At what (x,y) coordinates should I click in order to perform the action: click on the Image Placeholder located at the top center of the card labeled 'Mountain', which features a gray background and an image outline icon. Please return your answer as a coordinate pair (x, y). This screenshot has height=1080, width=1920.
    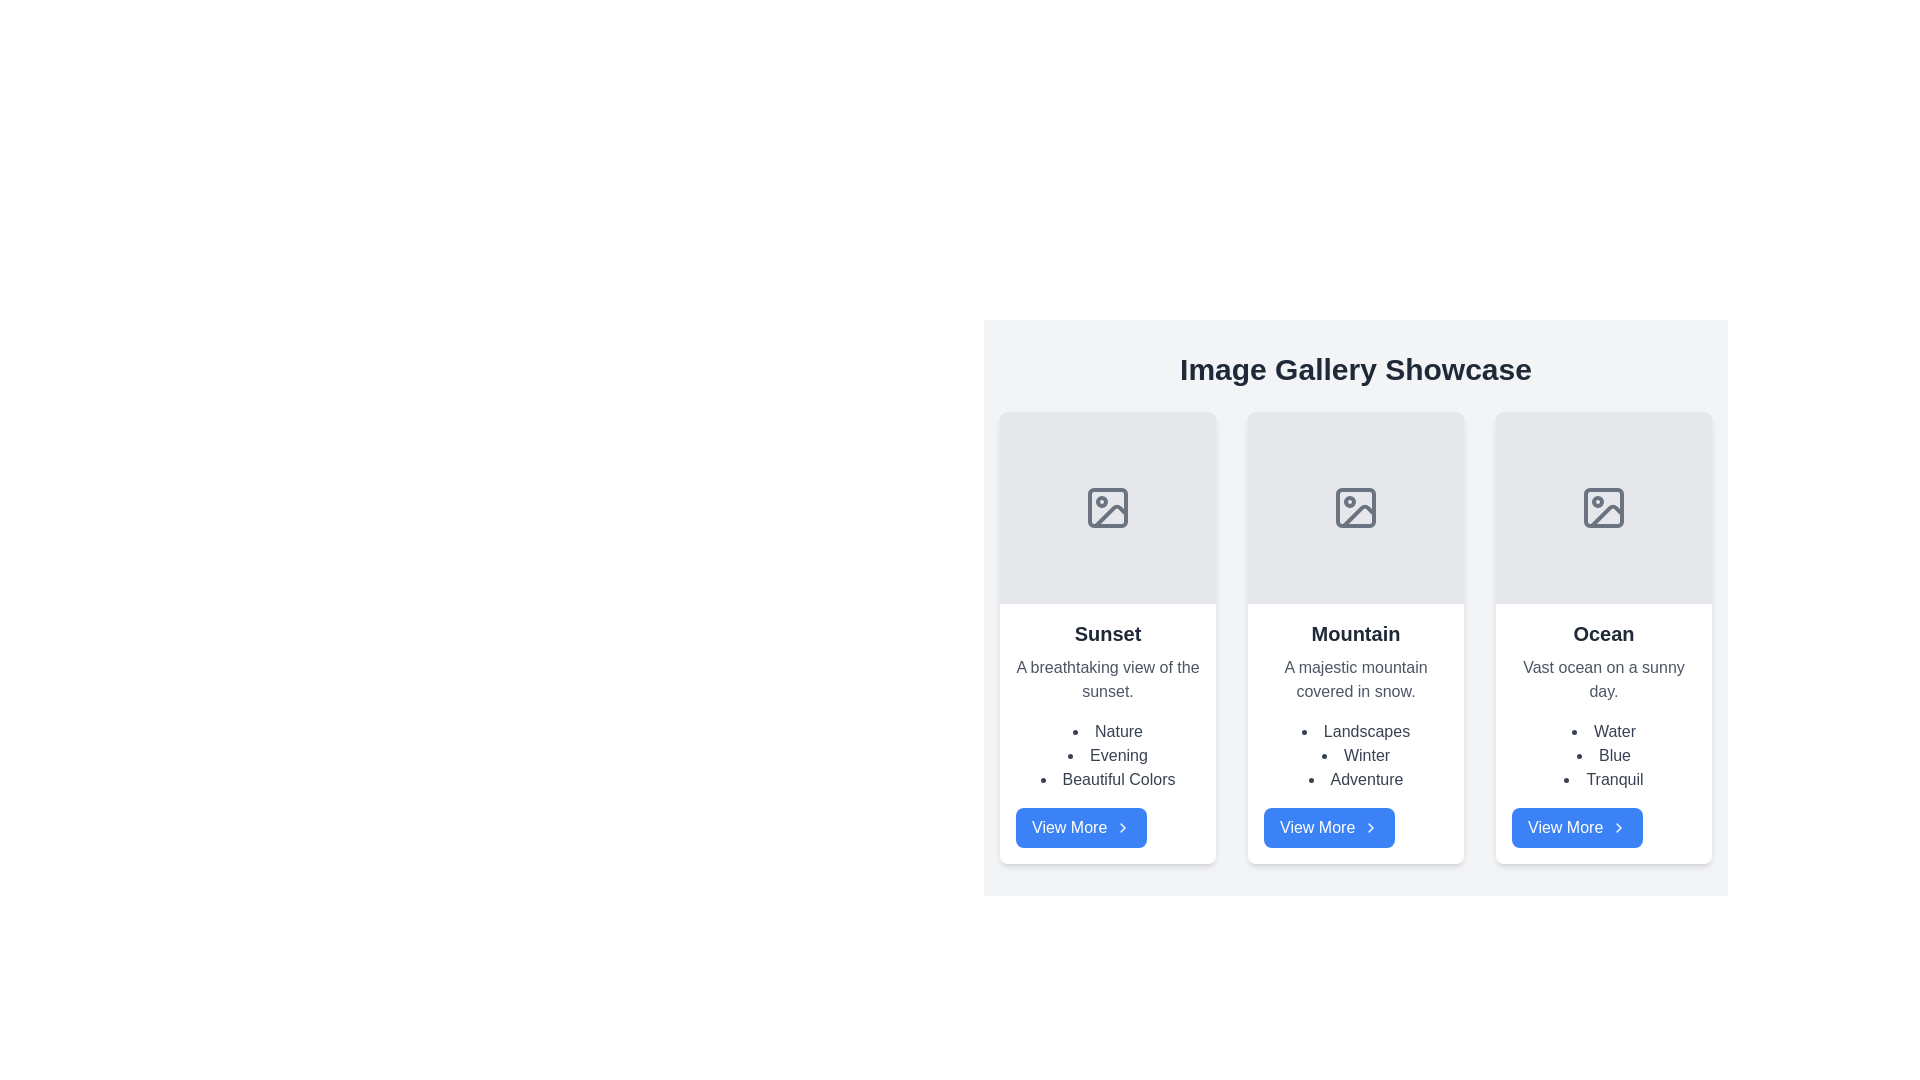
    Looking at the image, I should click on (1356, 507).